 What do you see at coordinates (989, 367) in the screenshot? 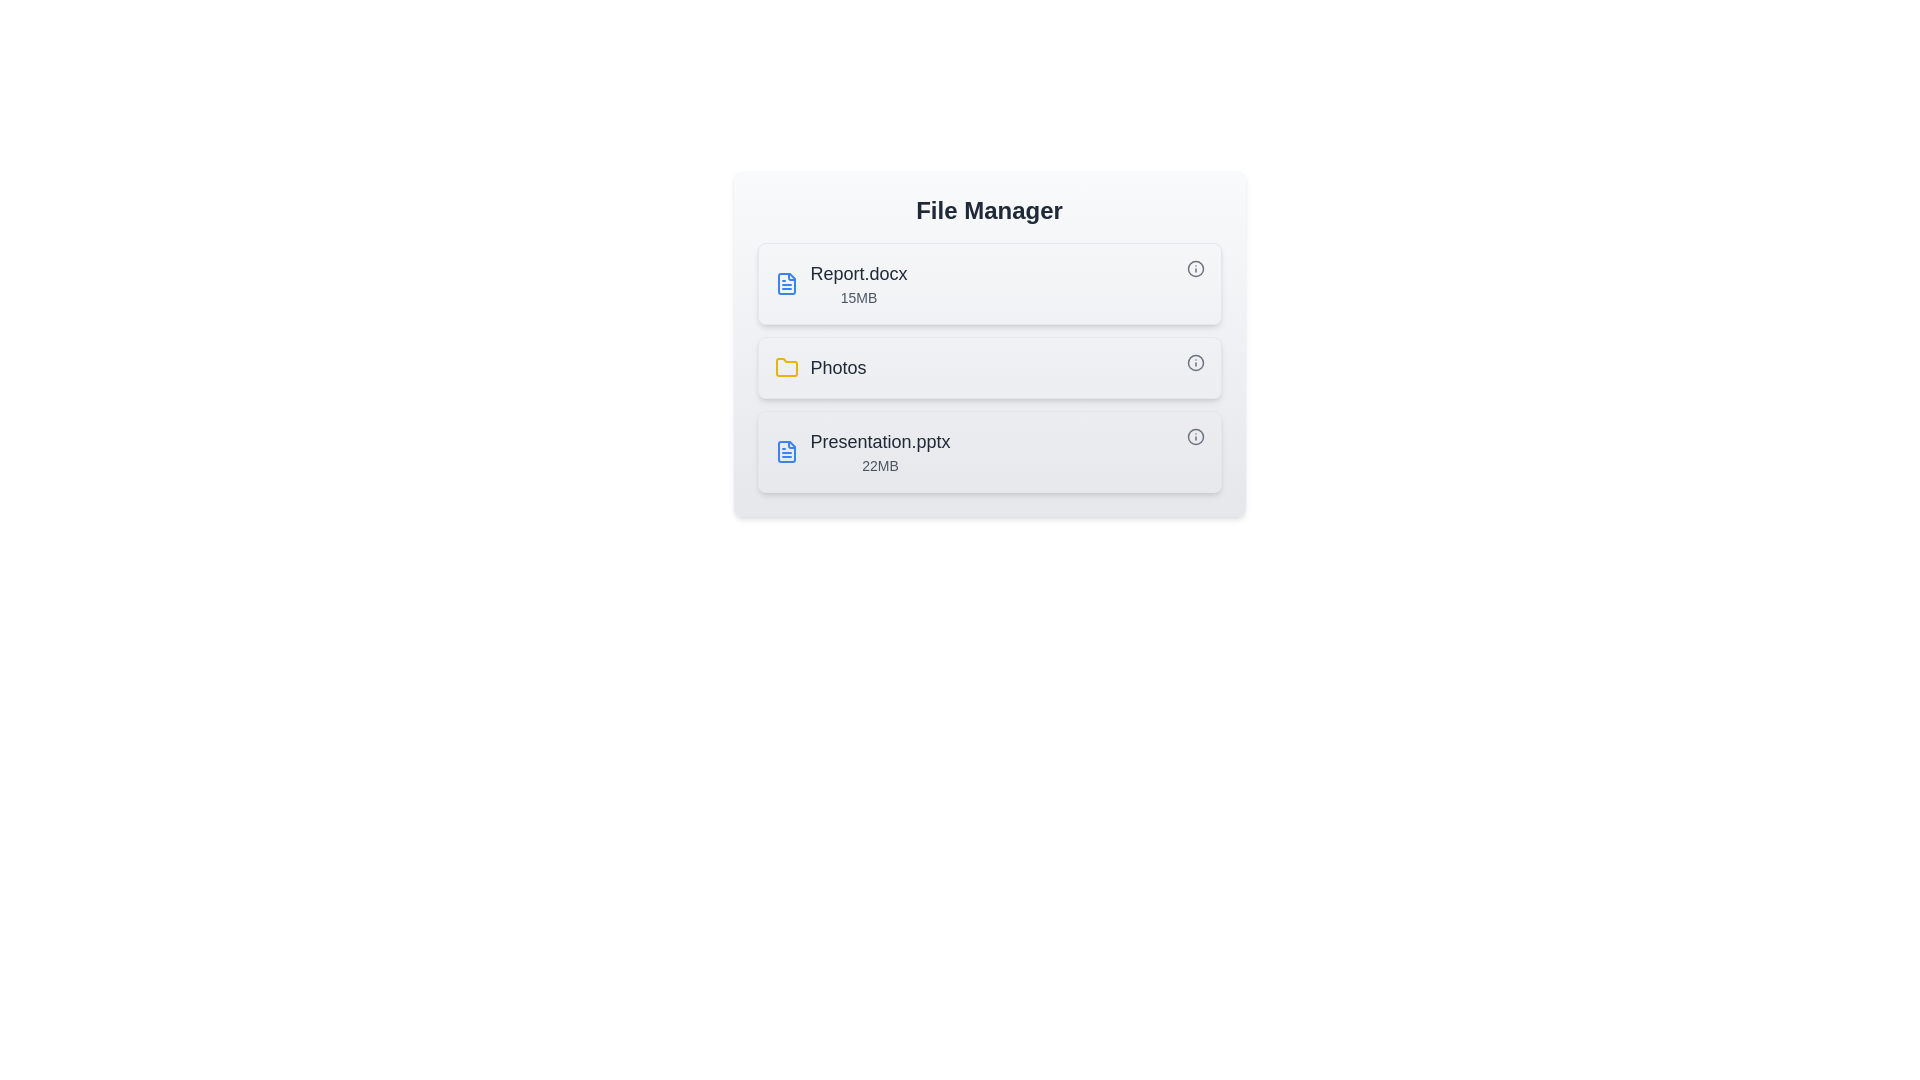
I see `the file or folder named Photos by clicking on it` at bounding box center [989, 367].